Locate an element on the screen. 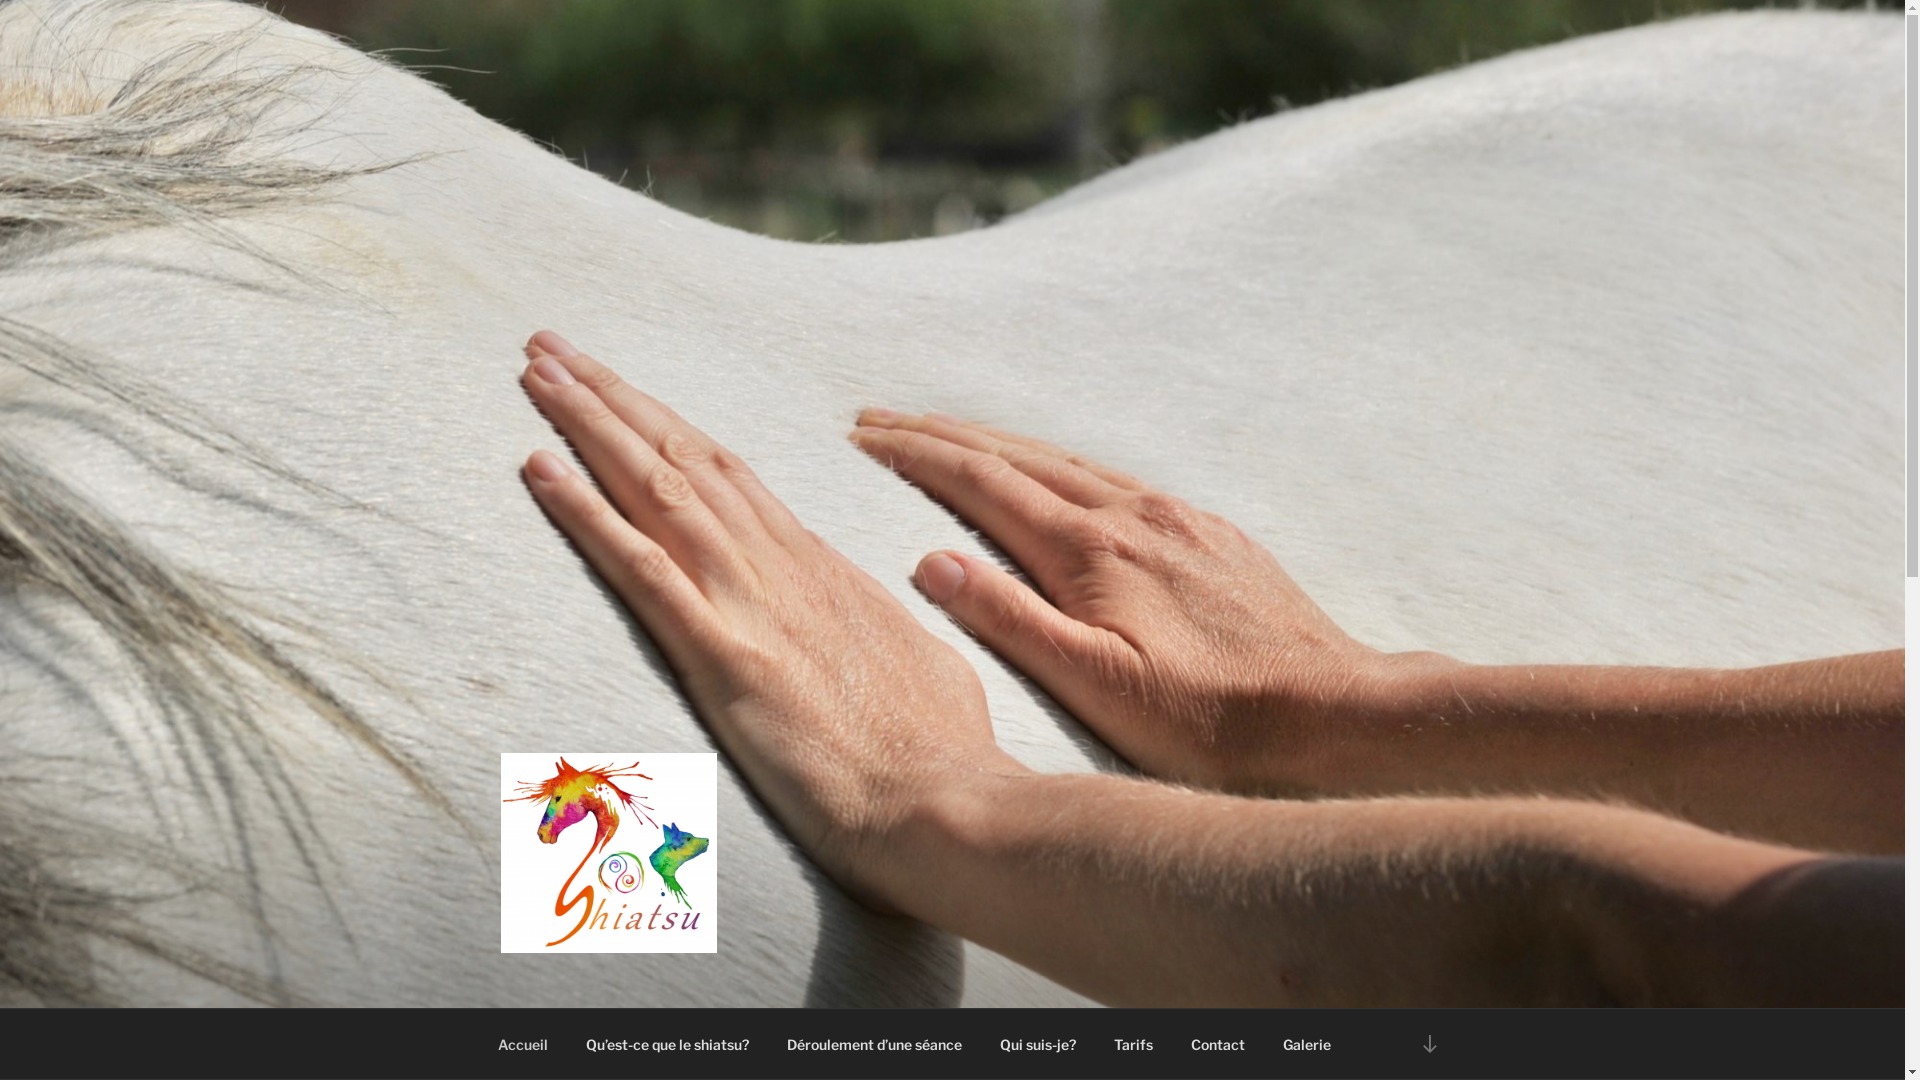 The height and width of the screenshot is (1080, 1920). 'Accueil' is located at coordinates (522, 1043).